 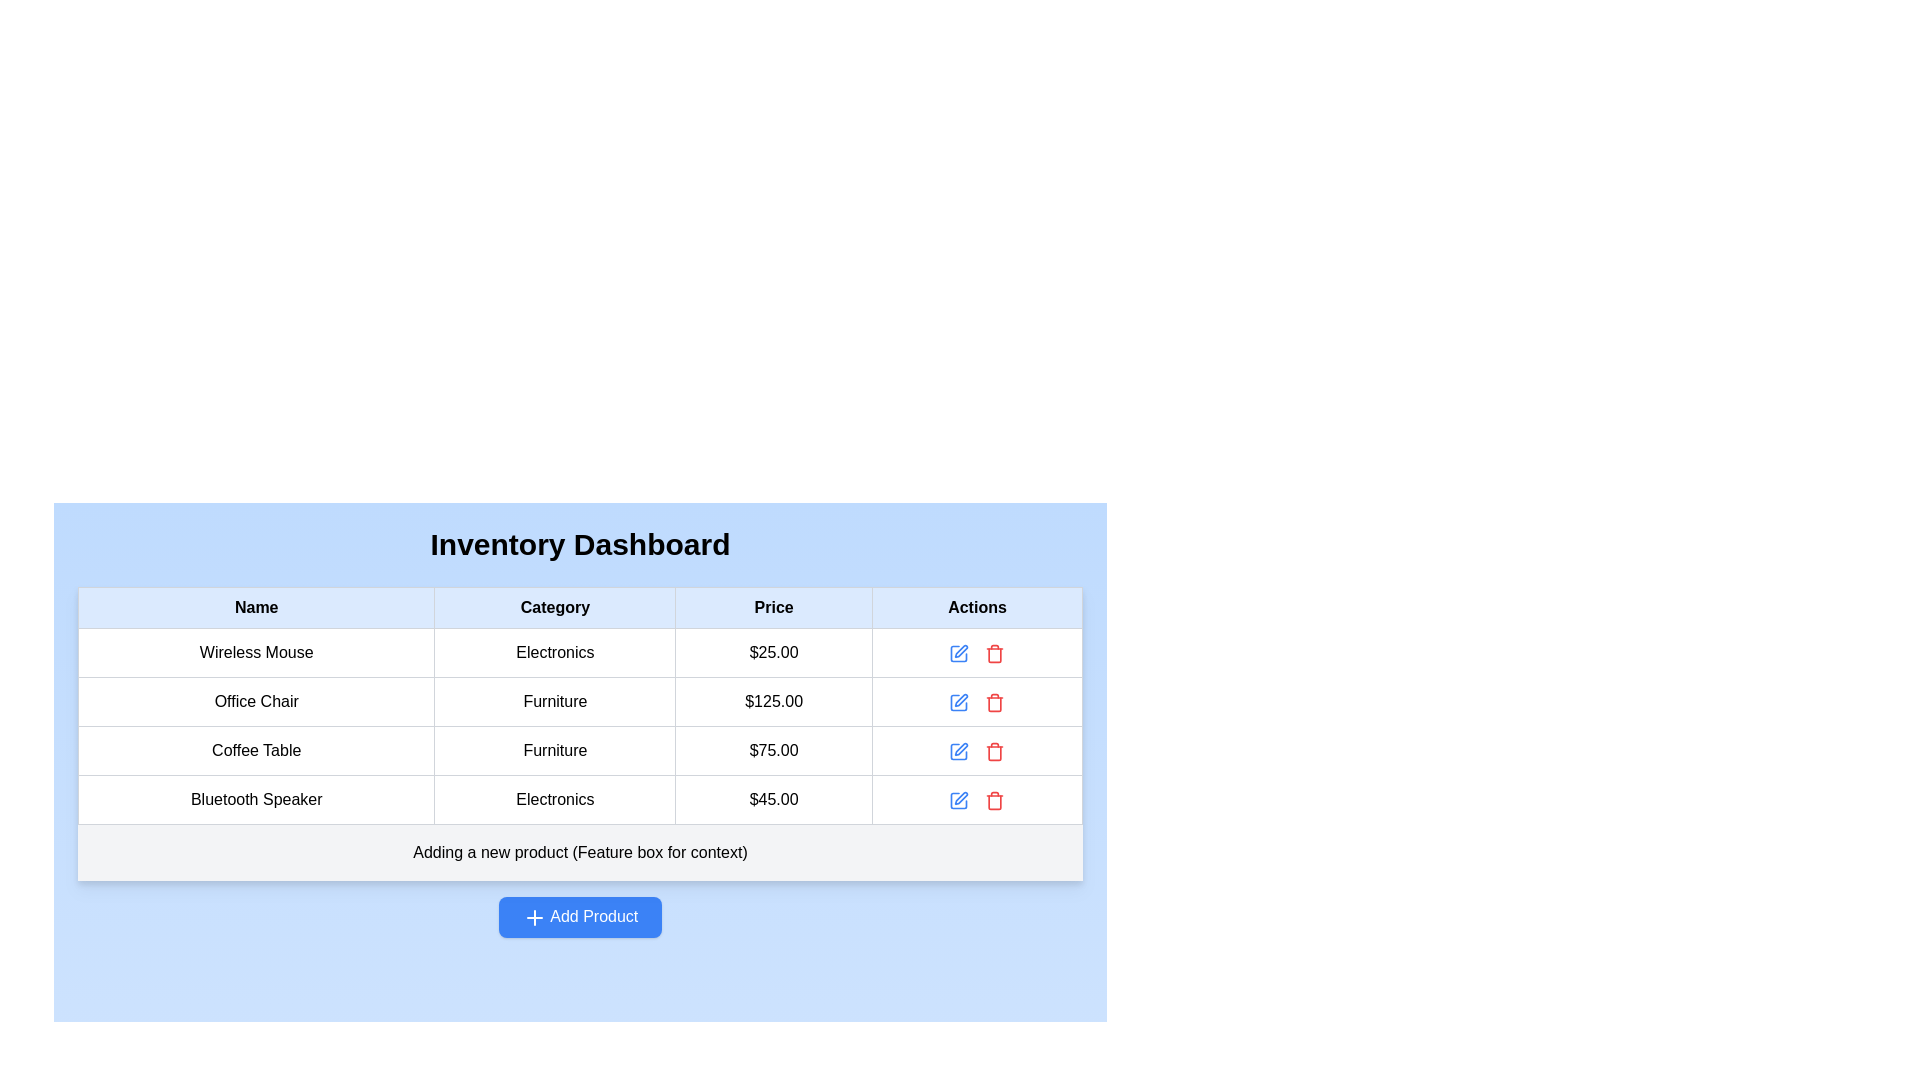 What do you see at coordinates (255, 652) in the screenshot?
I see `the text label 'Wireless Mouse' located in the first row and first column of the table under the 'Name' column` at bounding box center [255, 652].